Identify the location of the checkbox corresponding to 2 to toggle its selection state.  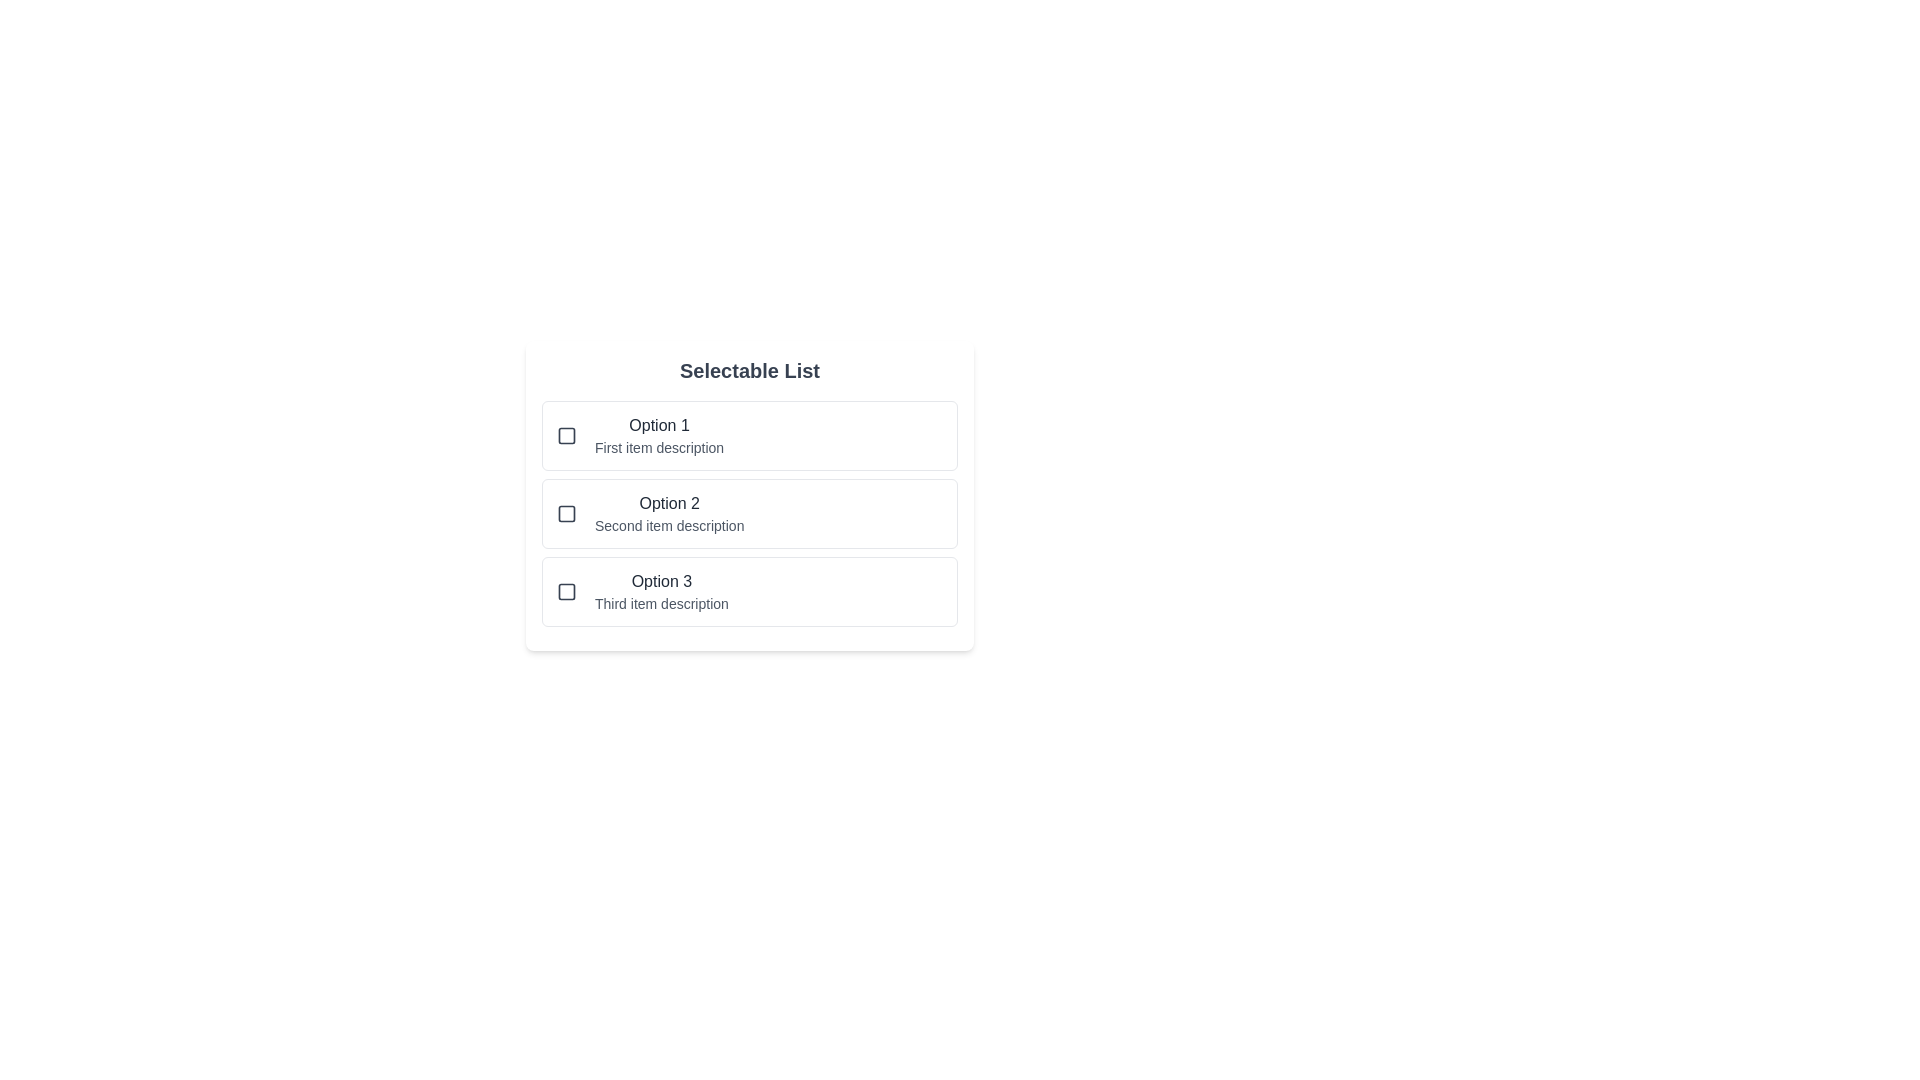
(565, 512).